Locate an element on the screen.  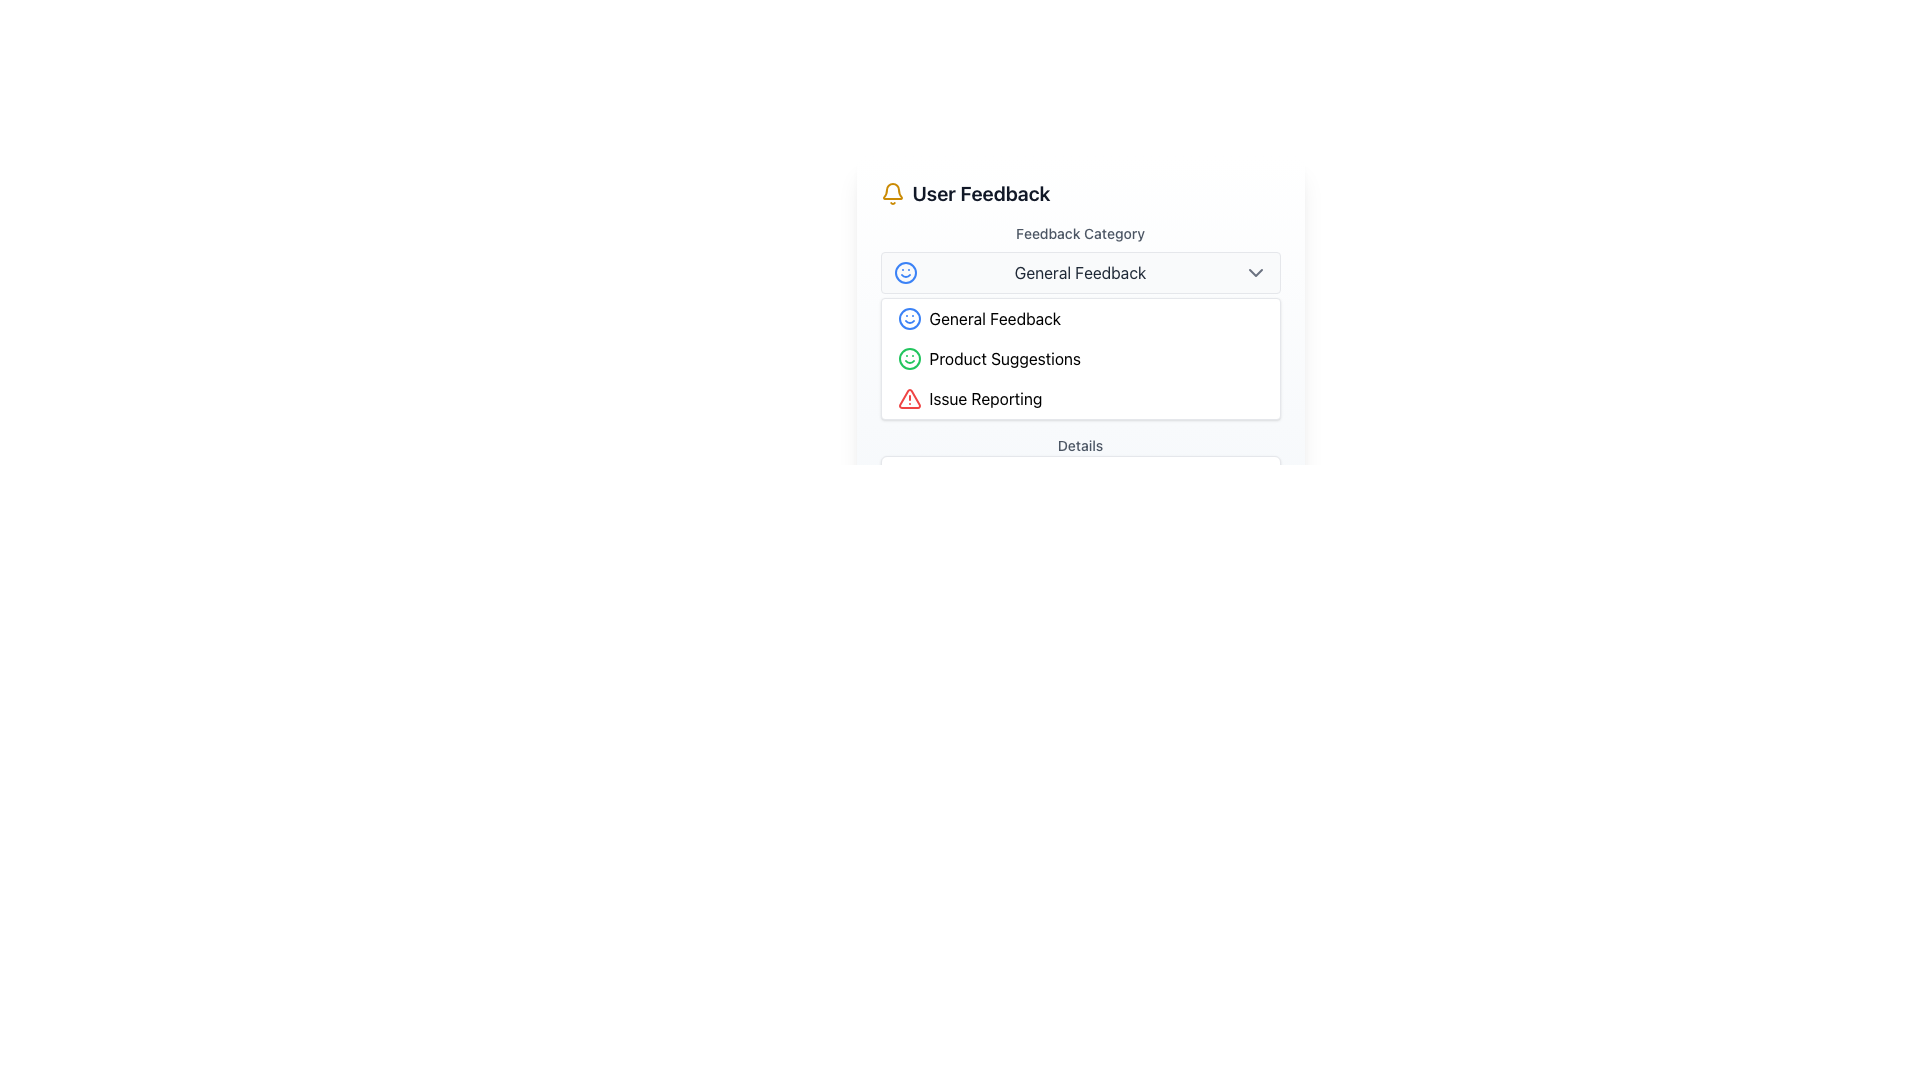
the 'Issue Reporting' option in the feedback category dropdown is located at coordinates (1079, 398).